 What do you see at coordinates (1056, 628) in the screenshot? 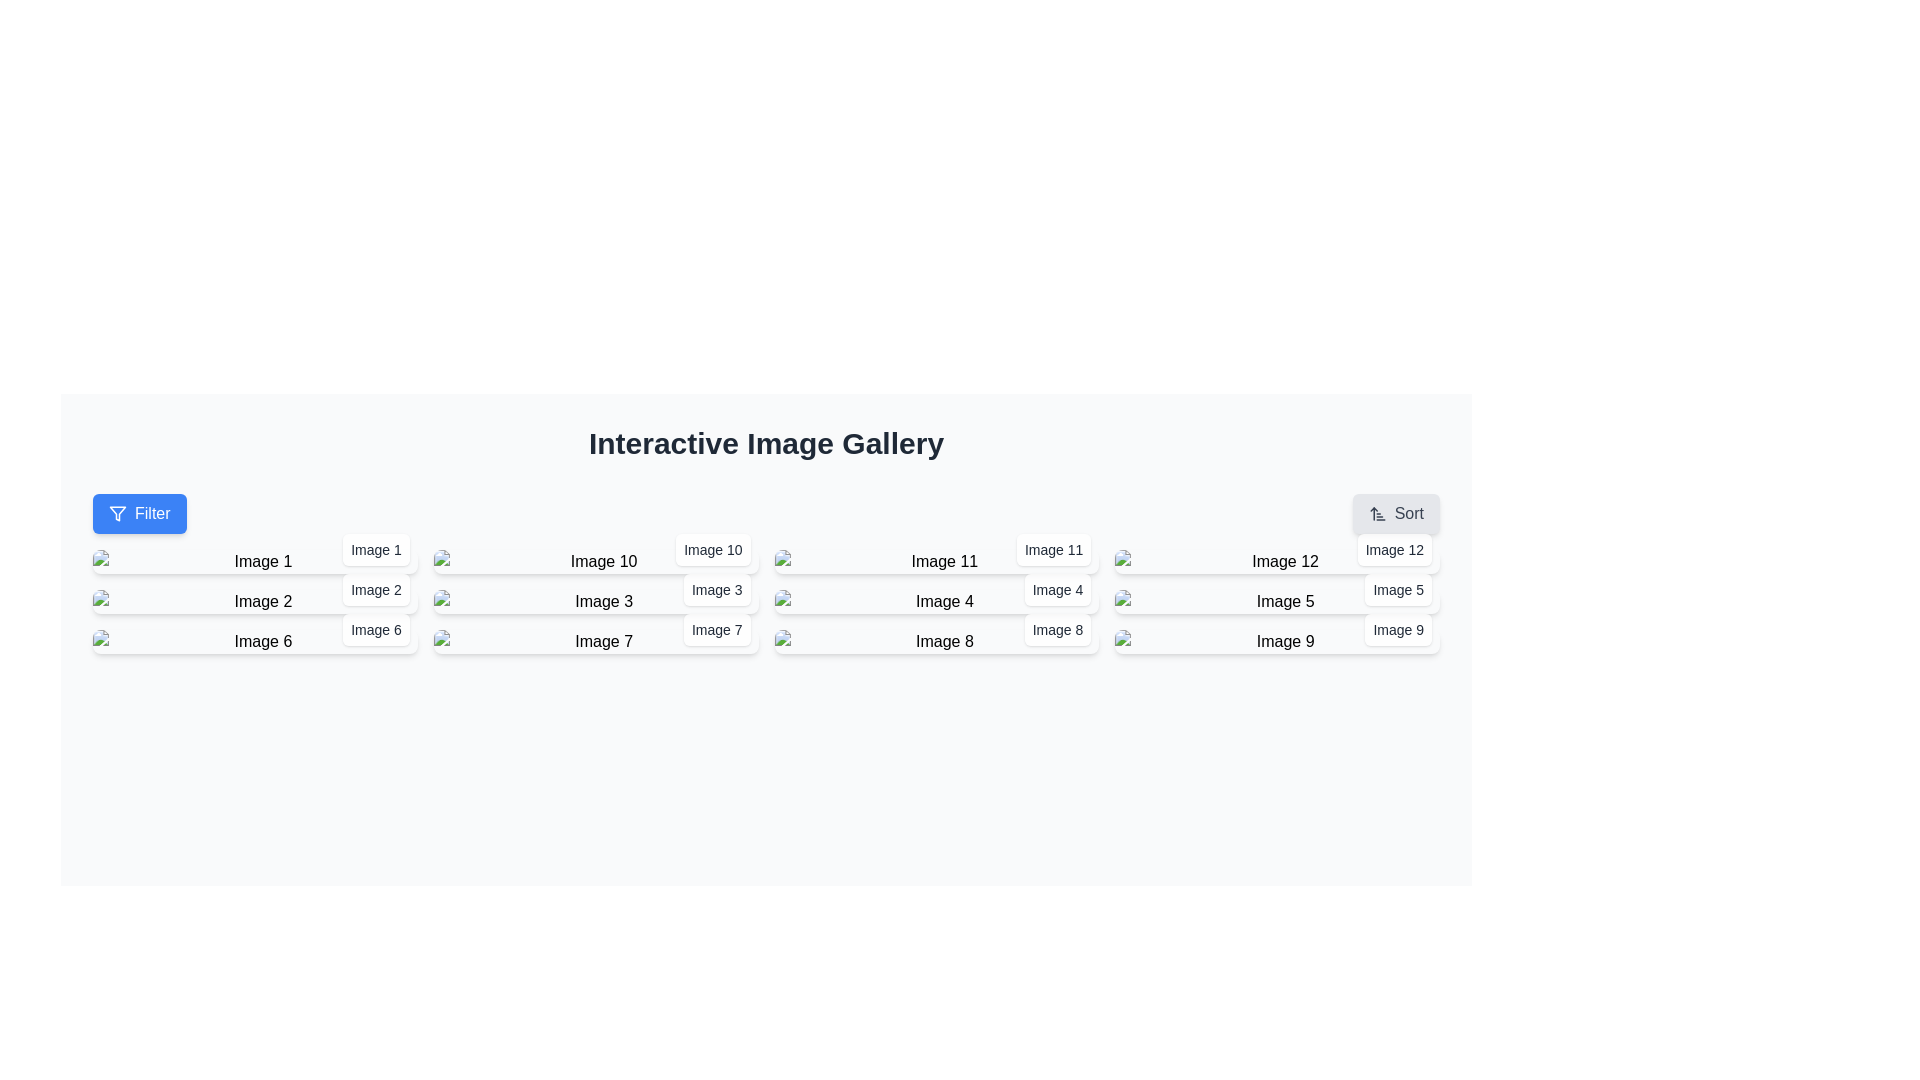
I see `the text label that describes 'Image 8', located in the bottom-right corner of the white rounded rectangle in the interactive image gallery` at bounding box center [1056, 628].